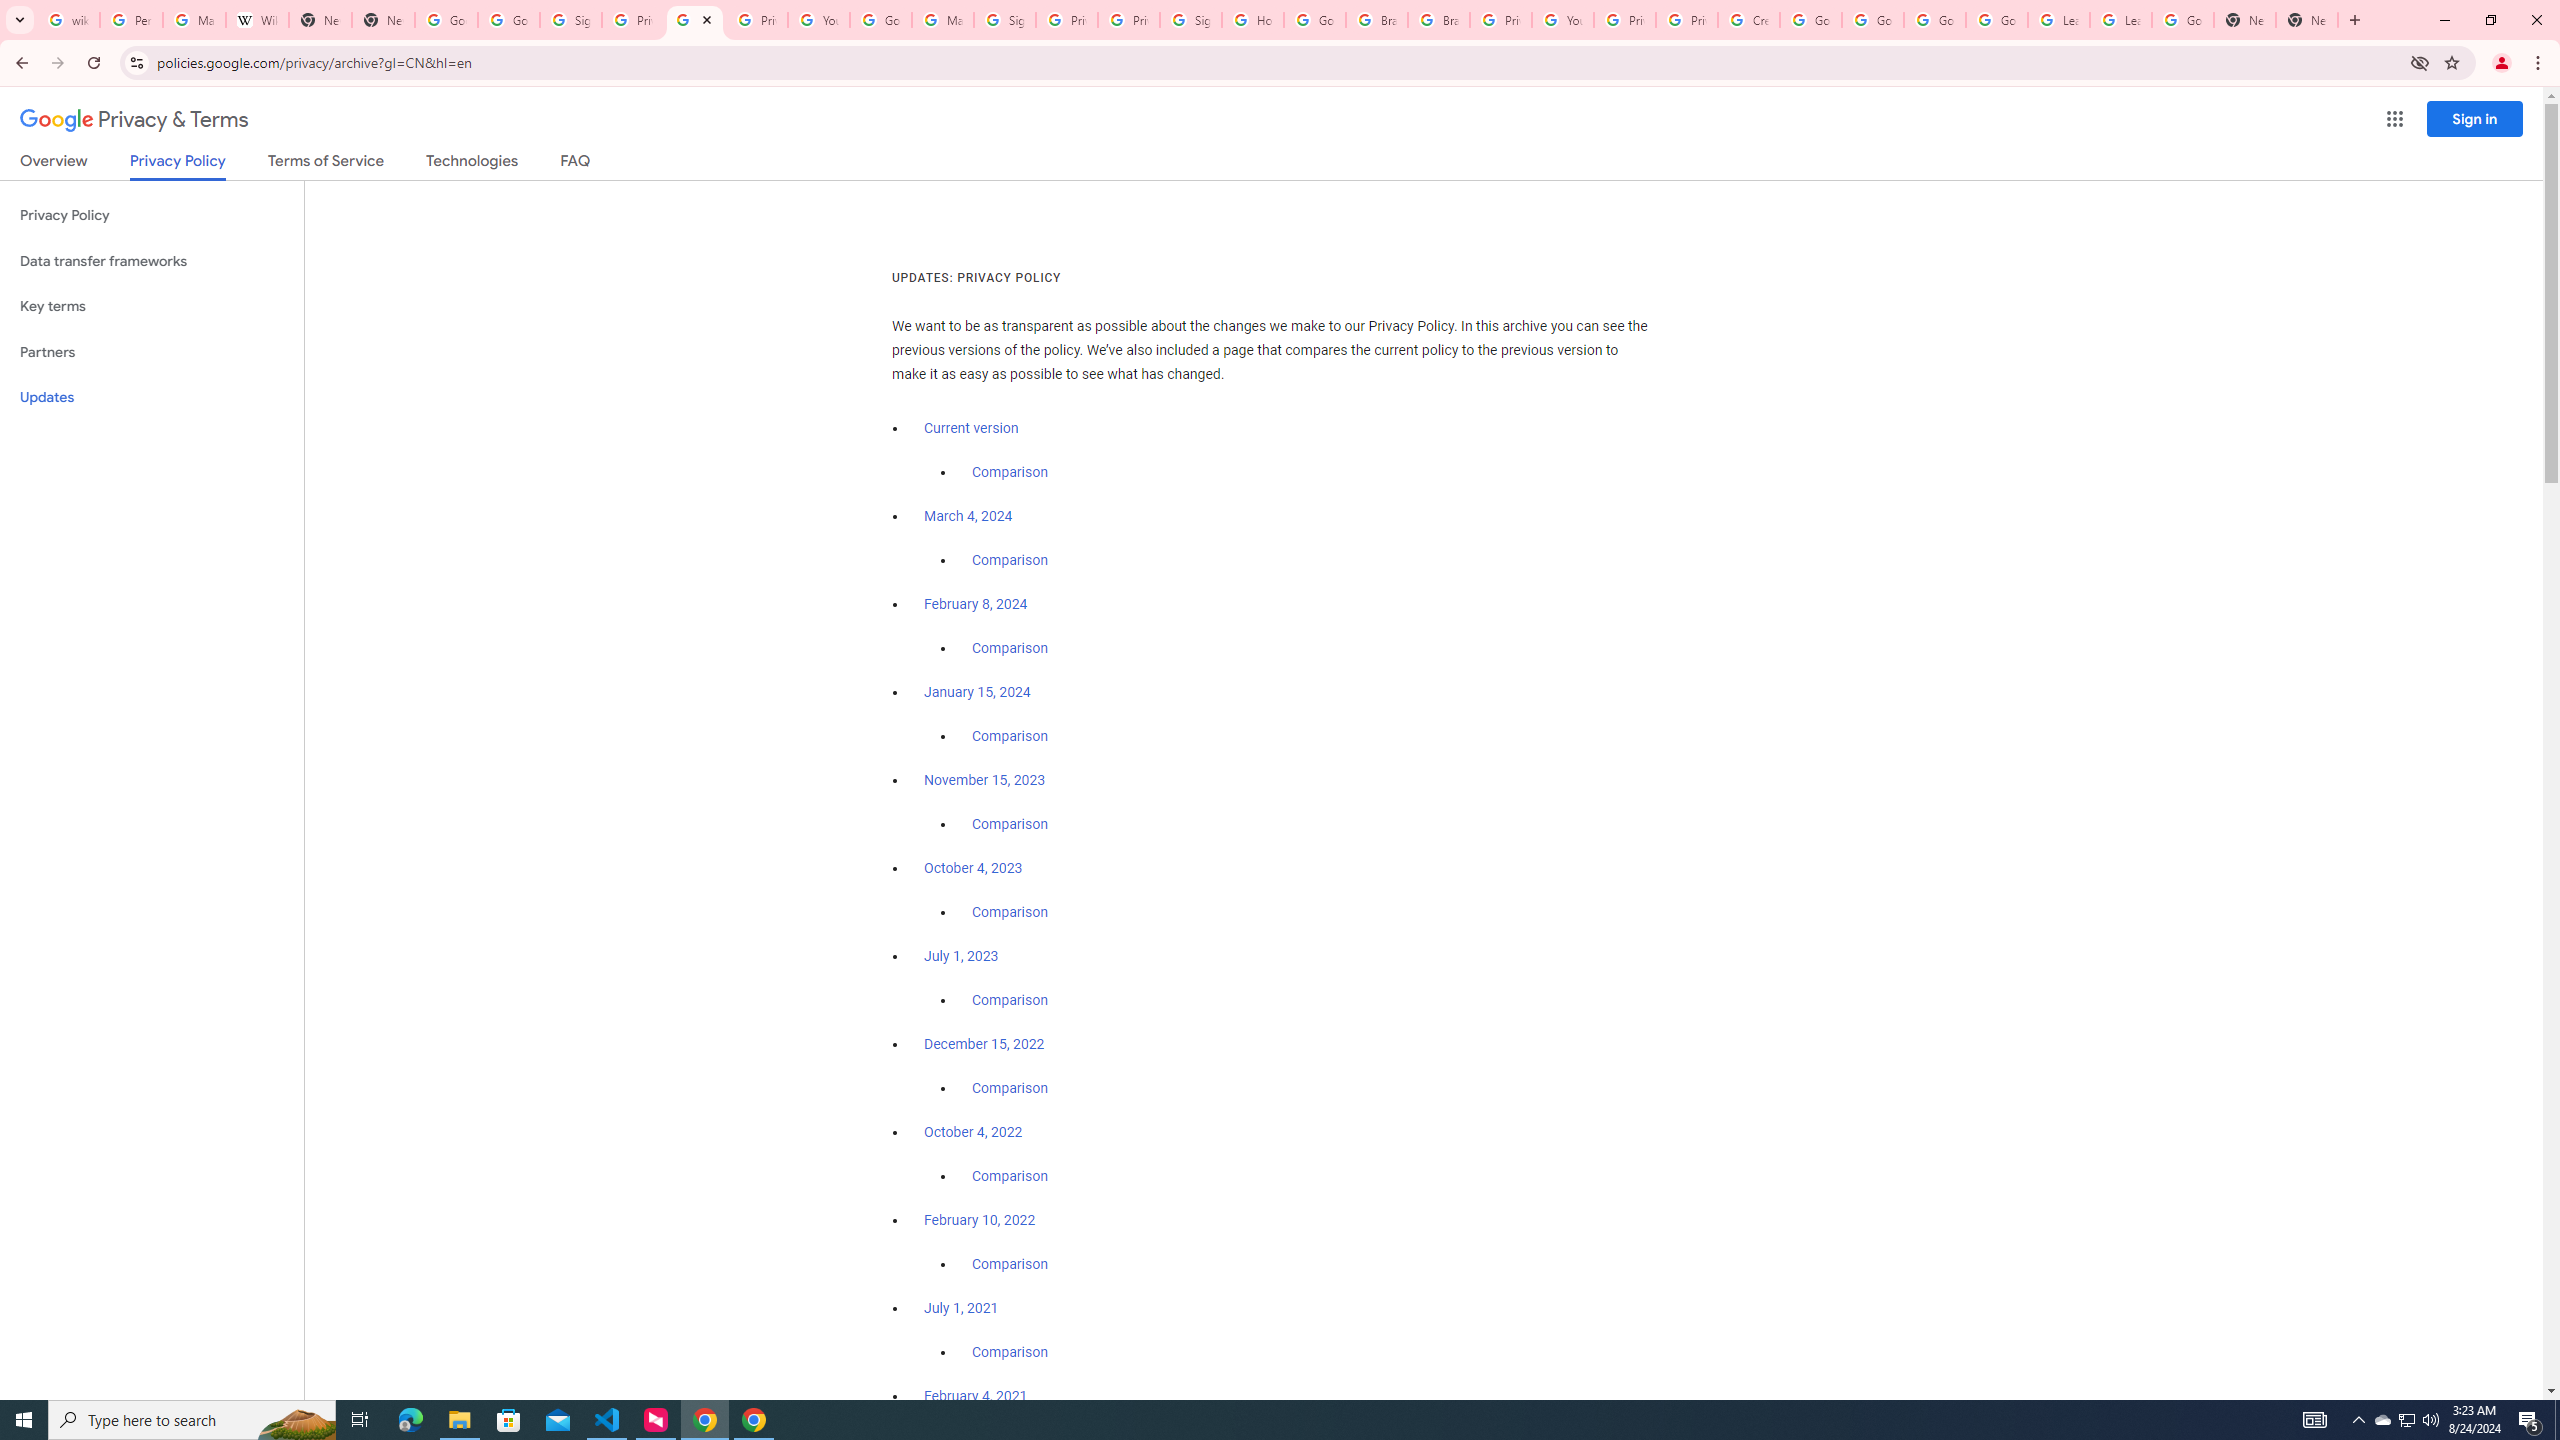 The height and width of the screenshot is (1440, 2560). Describe the element at coordinates (983, 1043) in the screenshot. I see `'December 15, 2022'` at that location.